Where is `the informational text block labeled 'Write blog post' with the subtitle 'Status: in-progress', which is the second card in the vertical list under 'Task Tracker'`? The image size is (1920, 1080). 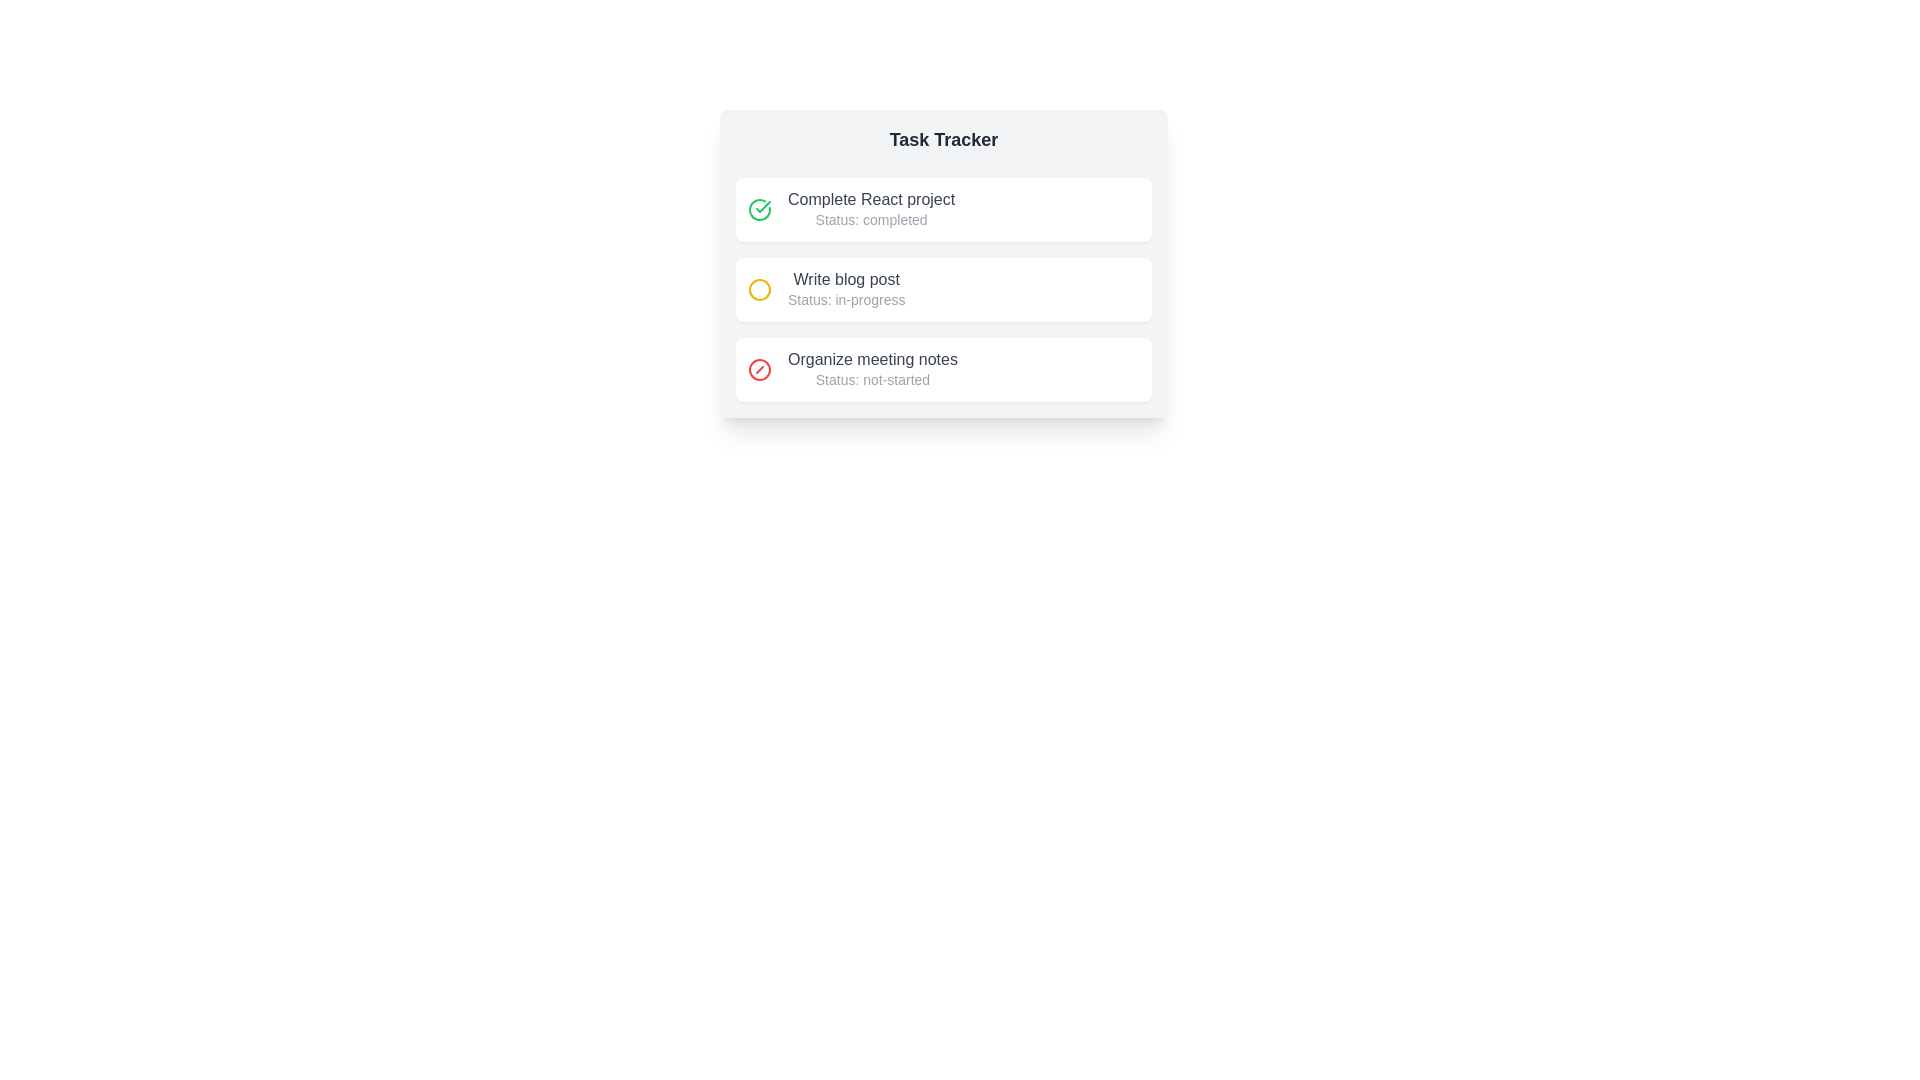
the informational text block labeled 'Write blog post' with the subtitle 'Status: in-progress', which is the second card in the vertical list under 'Task Tracker' is located at coordinates (846, 289).